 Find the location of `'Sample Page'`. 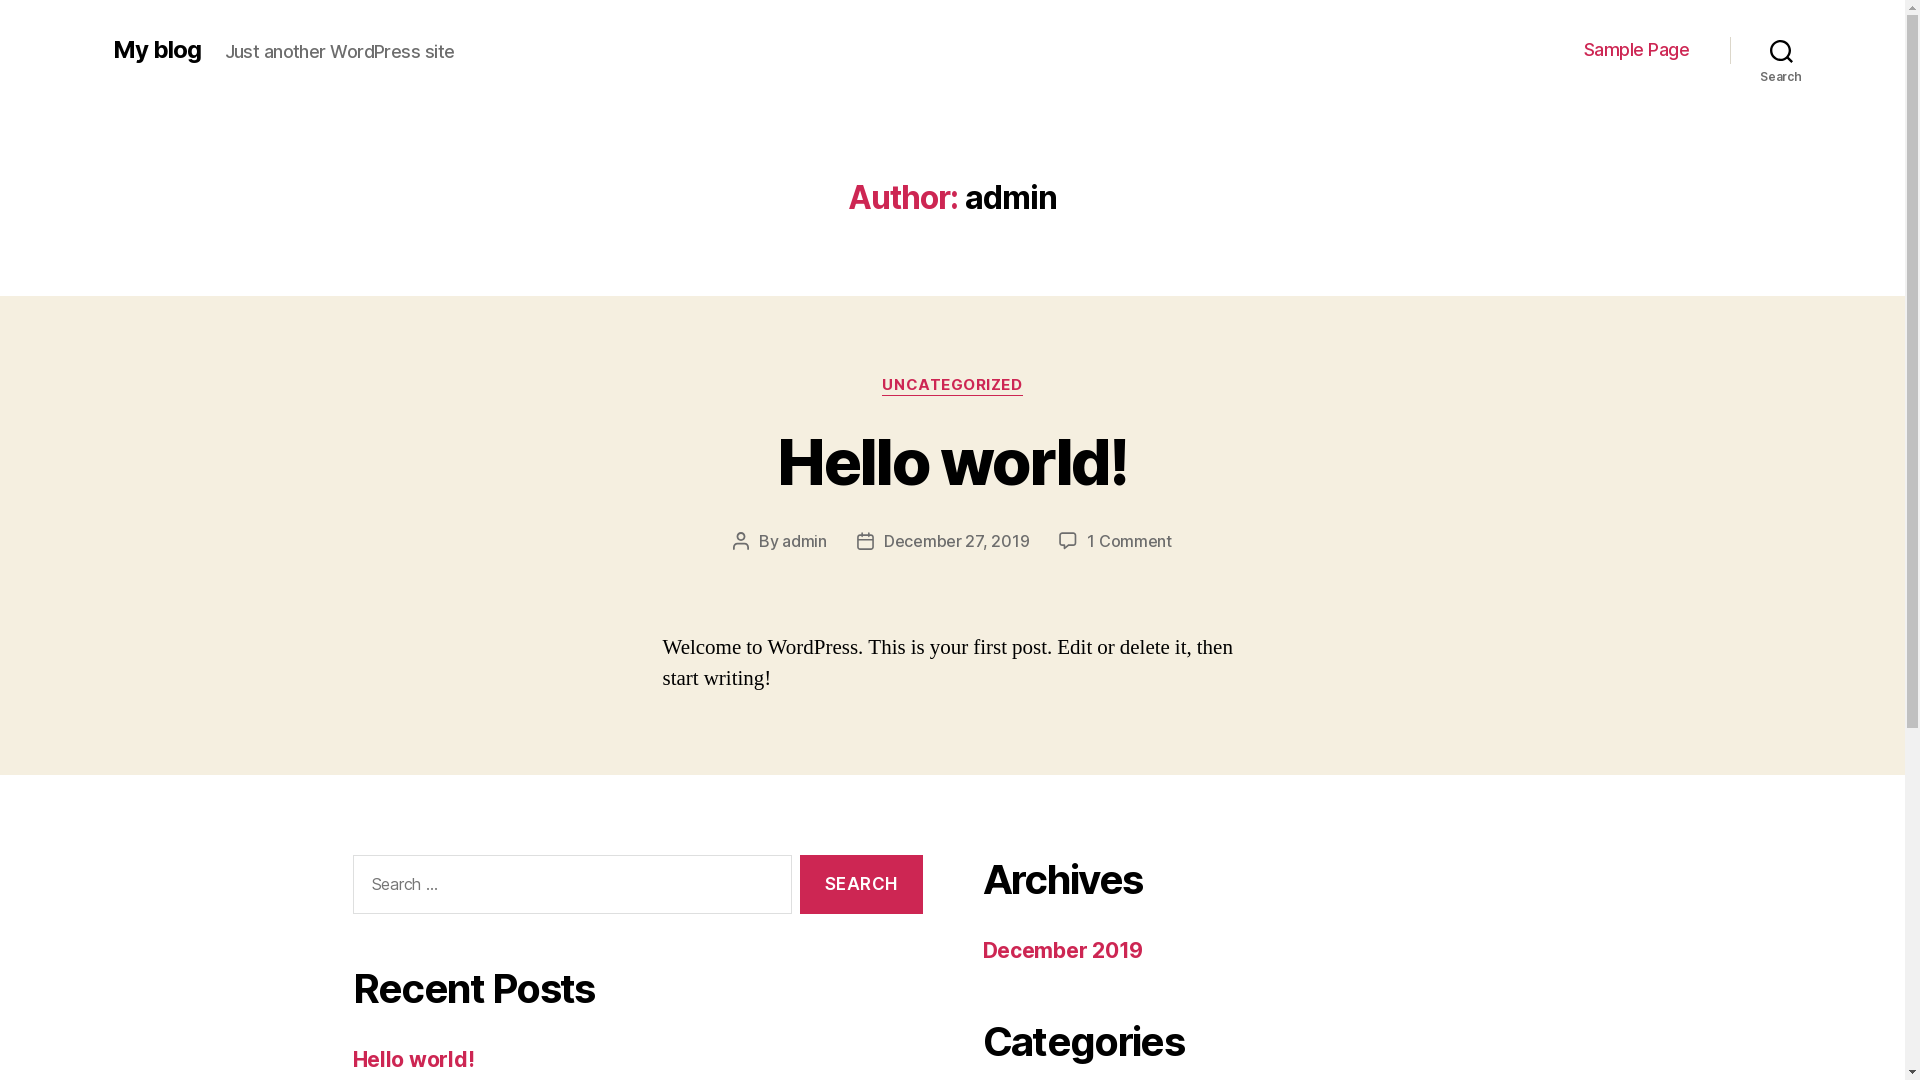

'Sample Page' is located at coordinates (1636, 49).